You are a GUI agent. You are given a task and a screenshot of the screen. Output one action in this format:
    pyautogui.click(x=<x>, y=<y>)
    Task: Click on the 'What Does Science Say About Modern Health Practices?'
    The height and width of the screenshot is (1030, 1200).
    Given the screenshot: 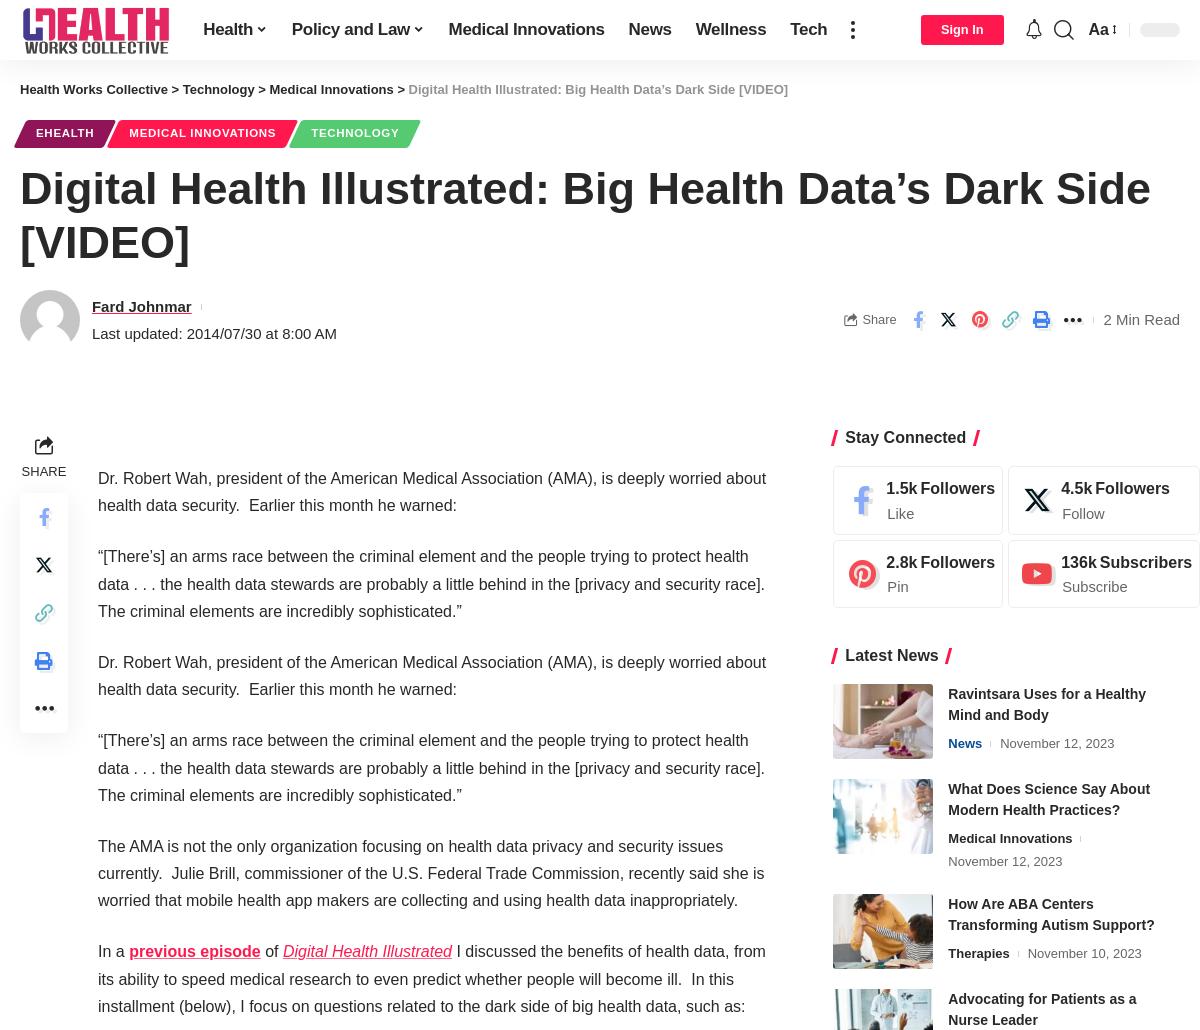 What is the action you would take?
    pyautogui.click(x=1049, y=798)
    